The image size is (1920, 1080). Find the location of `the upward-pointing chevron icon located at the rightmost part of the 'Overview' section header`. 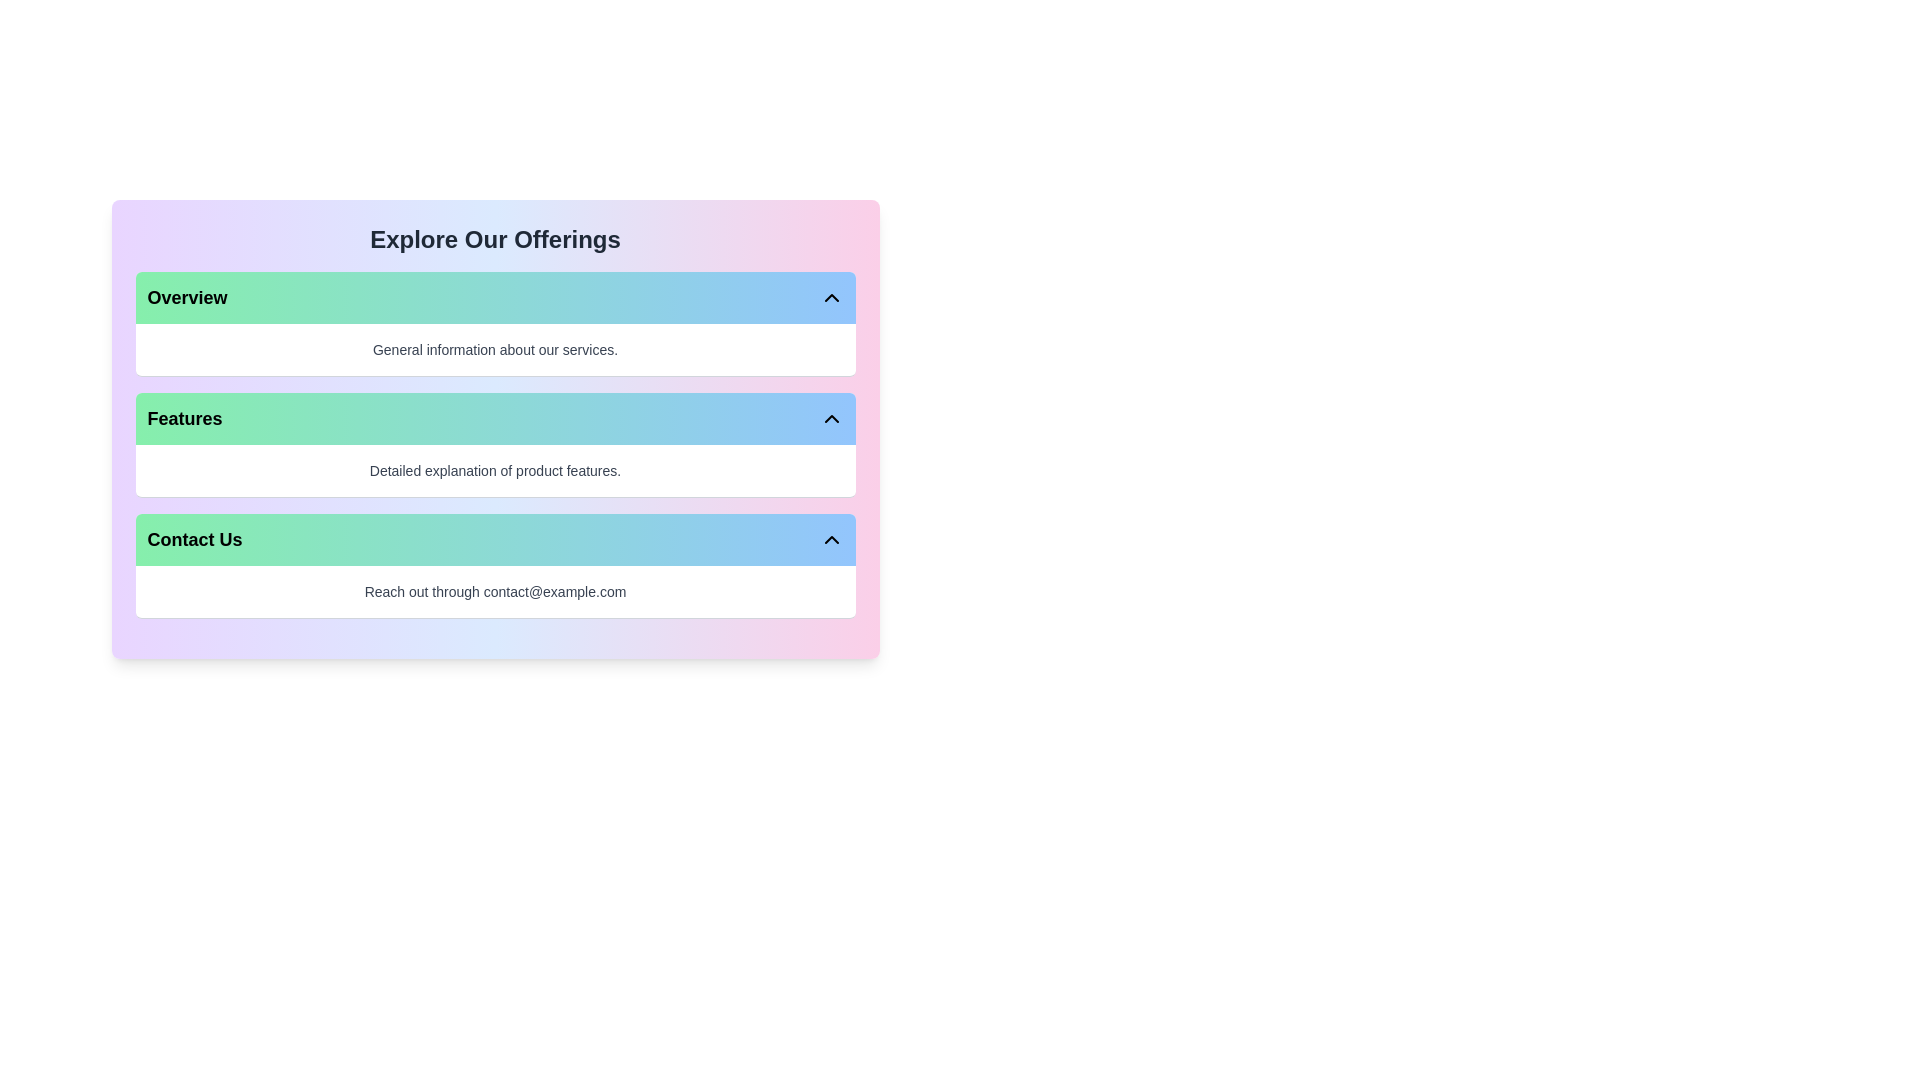

the upward-pointing chevron icon located at the rightmost part of the 'Overview' section header is located at coordinates (831, 297).